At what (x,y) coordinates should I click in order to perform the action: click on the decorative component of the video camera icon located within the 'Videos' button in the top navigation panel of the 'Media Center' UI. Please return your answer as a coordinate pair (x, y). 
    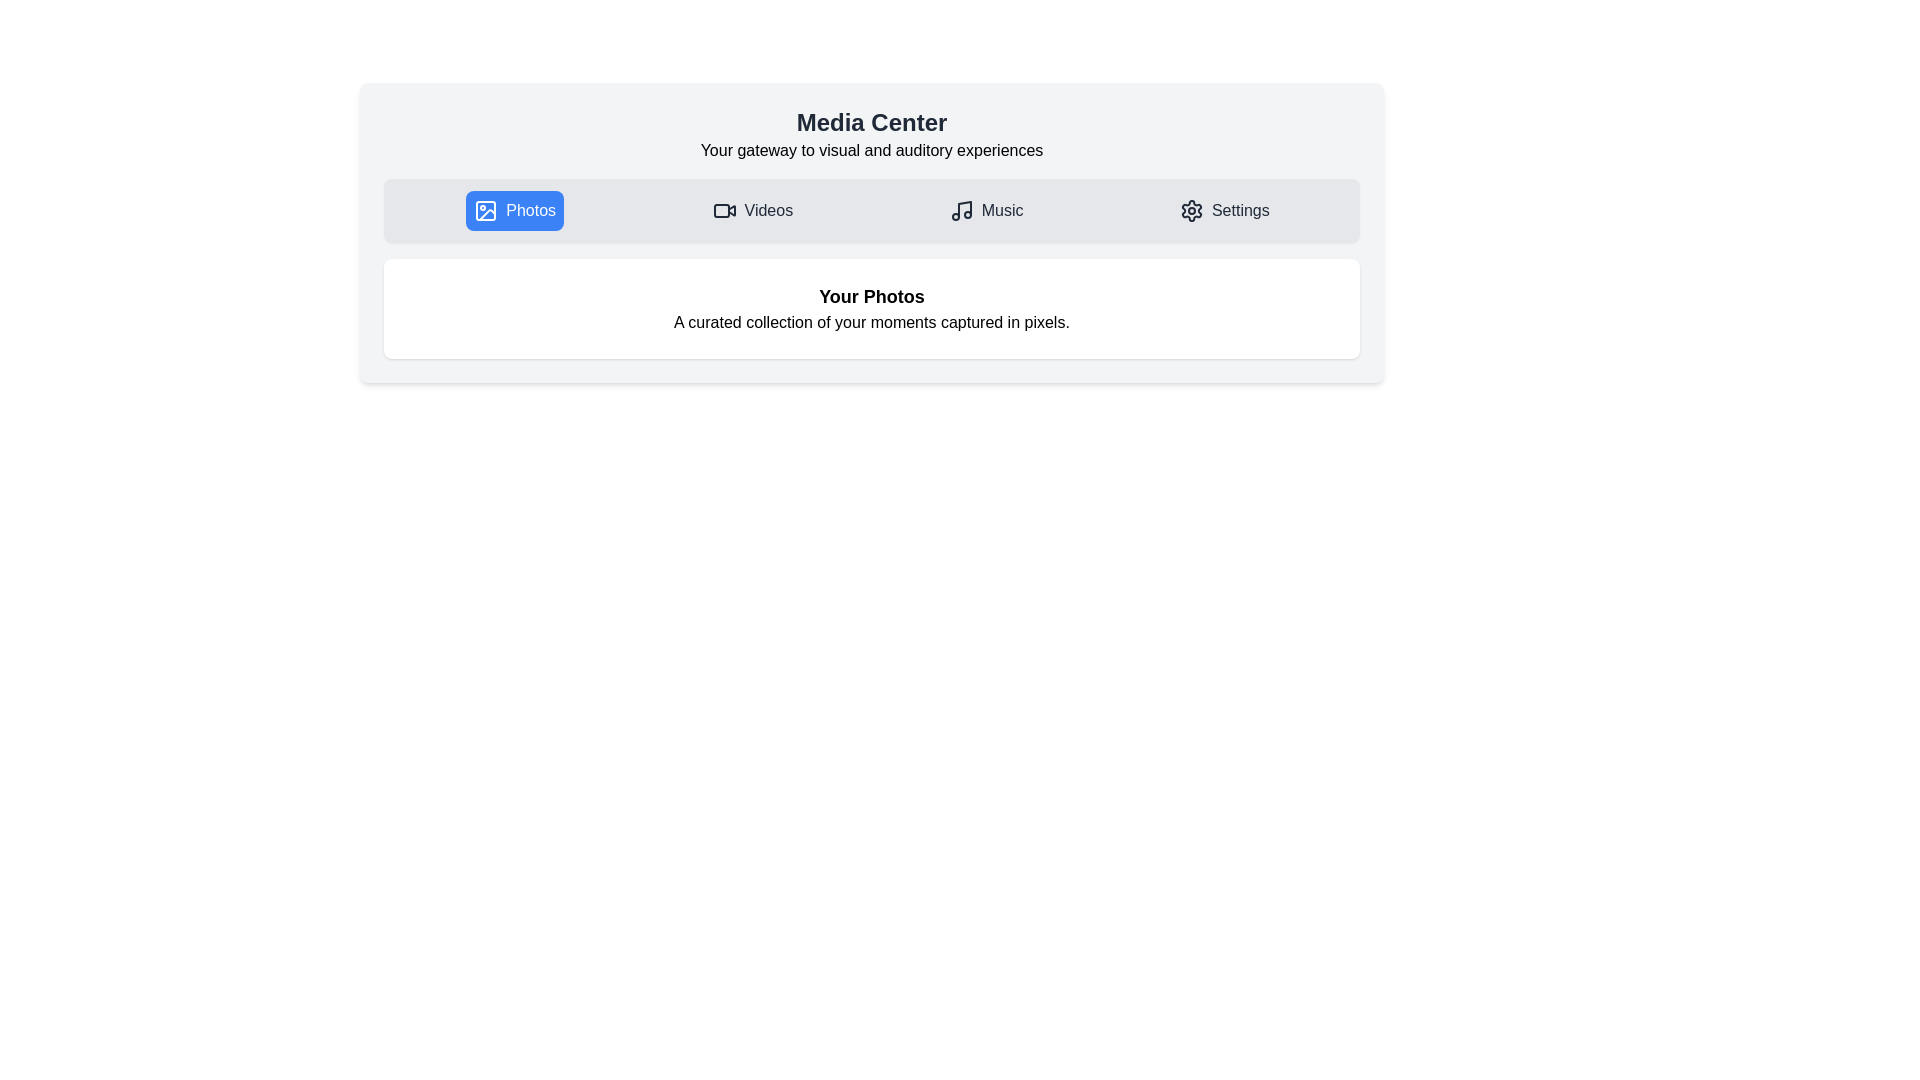
    Looking at the image, I should click on (720, 211).